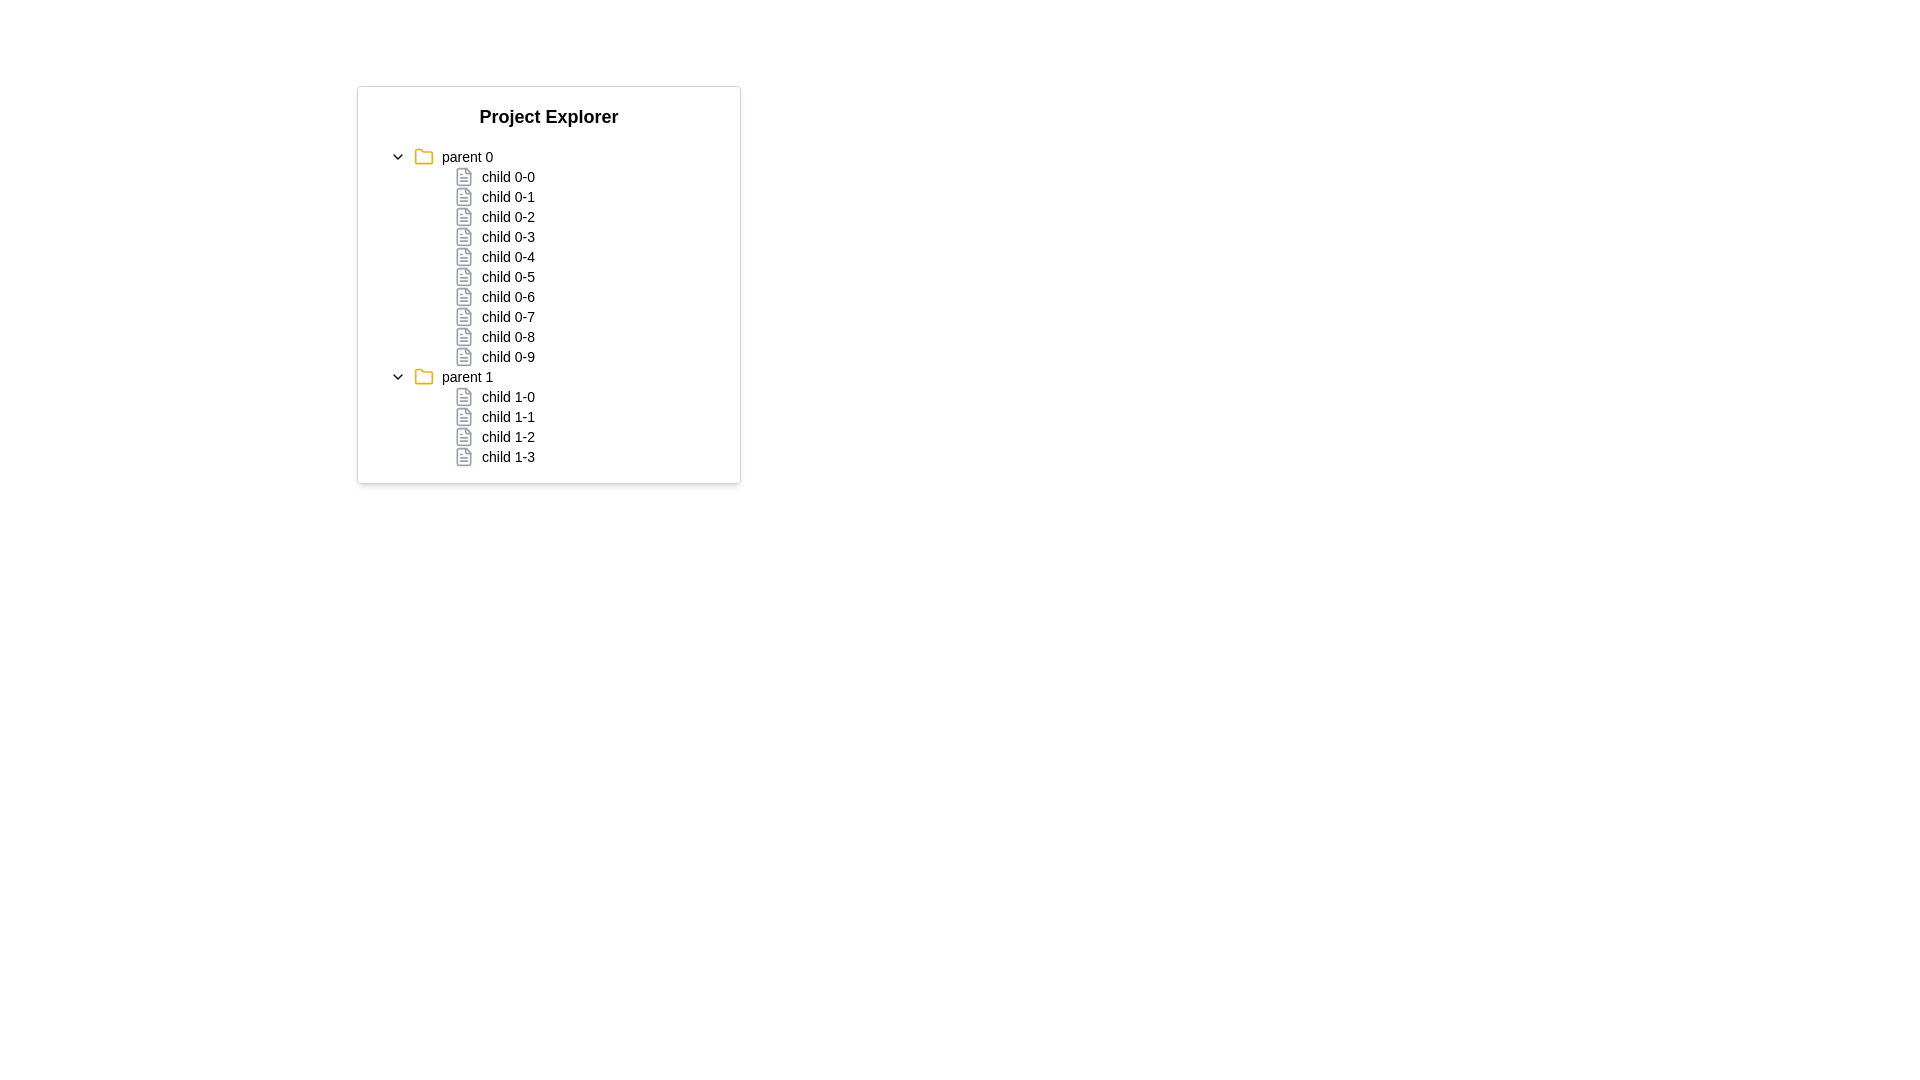 The width and height of the screenshot is (1920, 1080). Describe the element at coordinates (463, 356) in the screenshot. I see `the file icon with sharp edges located` at that location.